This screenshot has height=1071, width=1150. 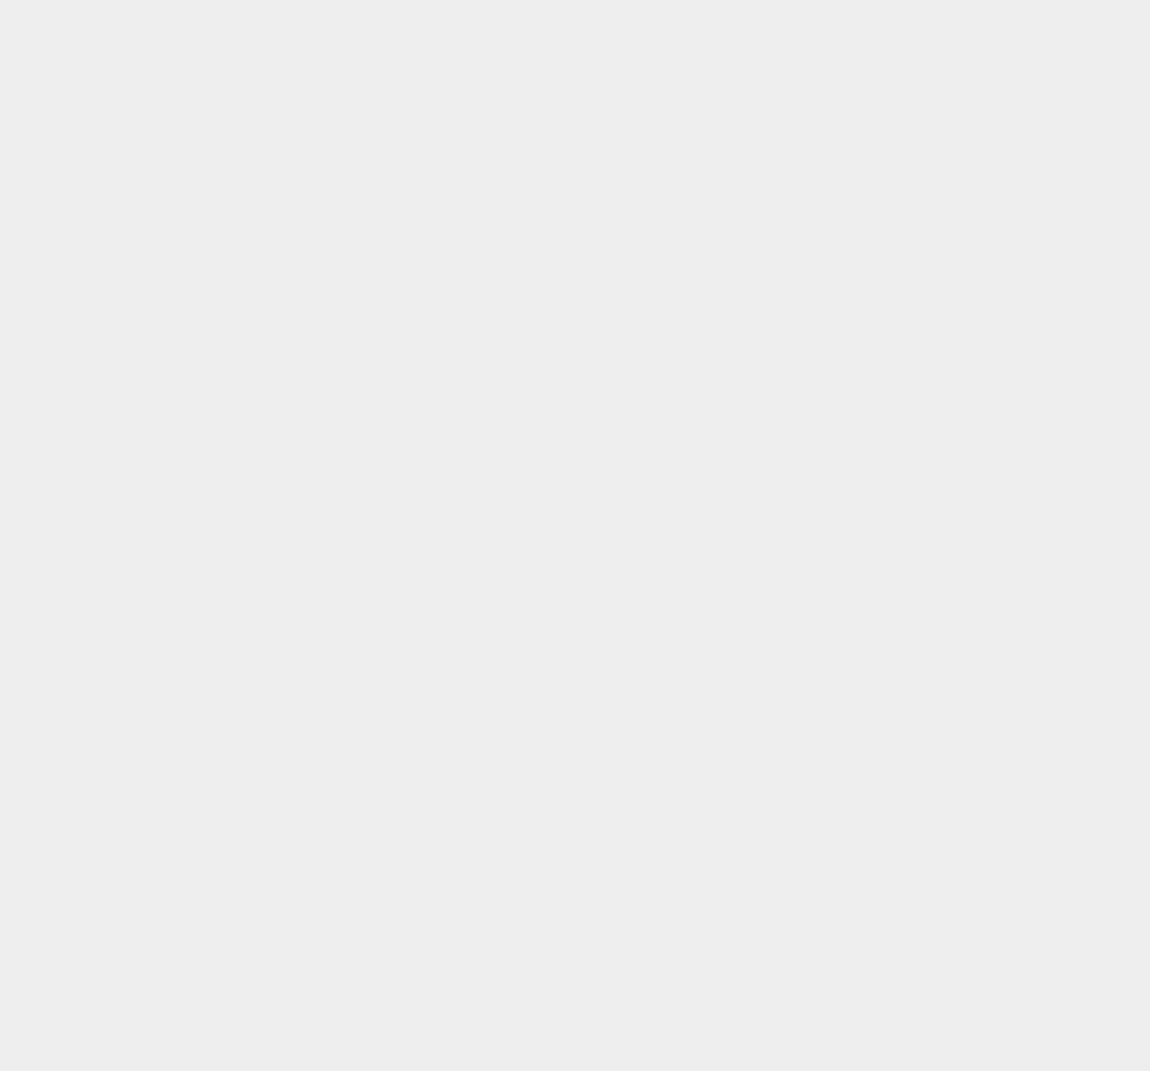 What do you see at coordinates (869, 561) in the screenshot?
I see `'Social Media Tools'` at bounding box center [869, 561].